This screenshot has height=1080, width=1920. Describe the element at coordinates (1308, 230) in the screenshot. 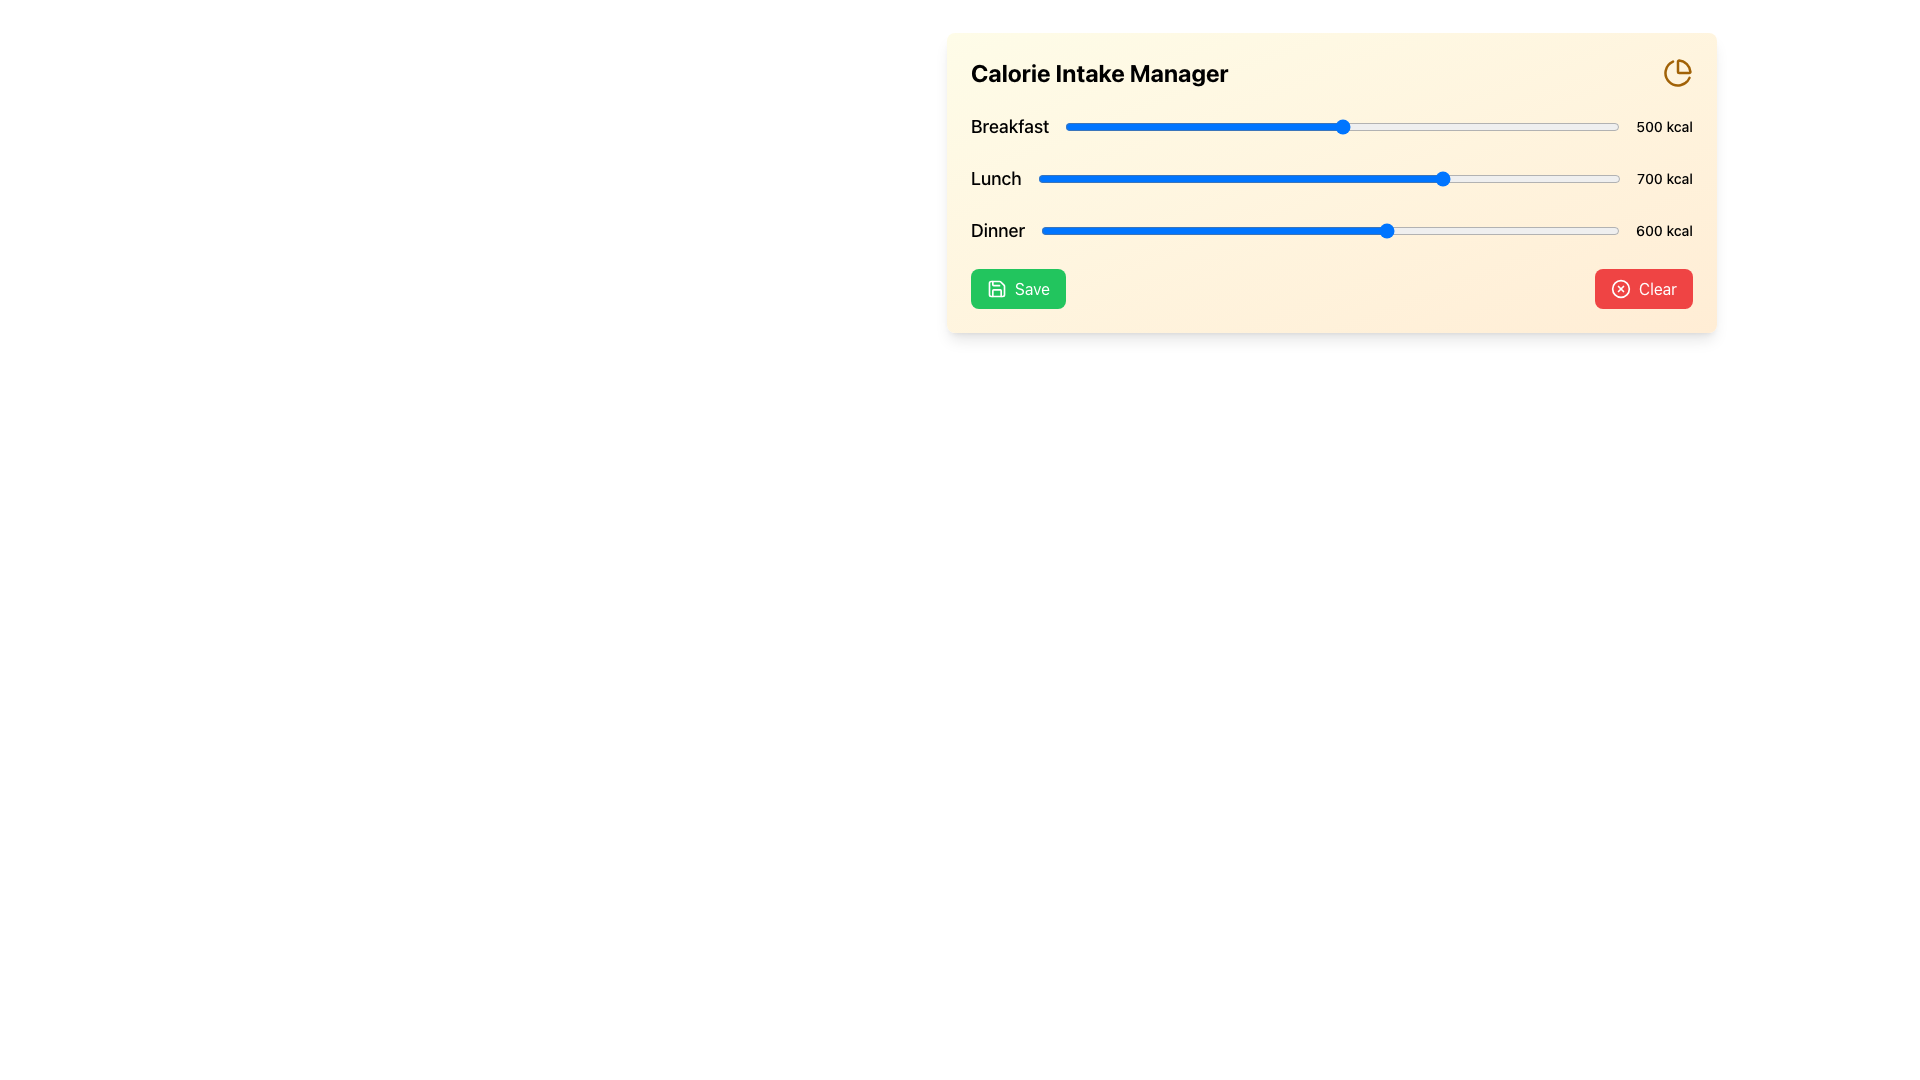

I see `Dinner kcal` at that location.